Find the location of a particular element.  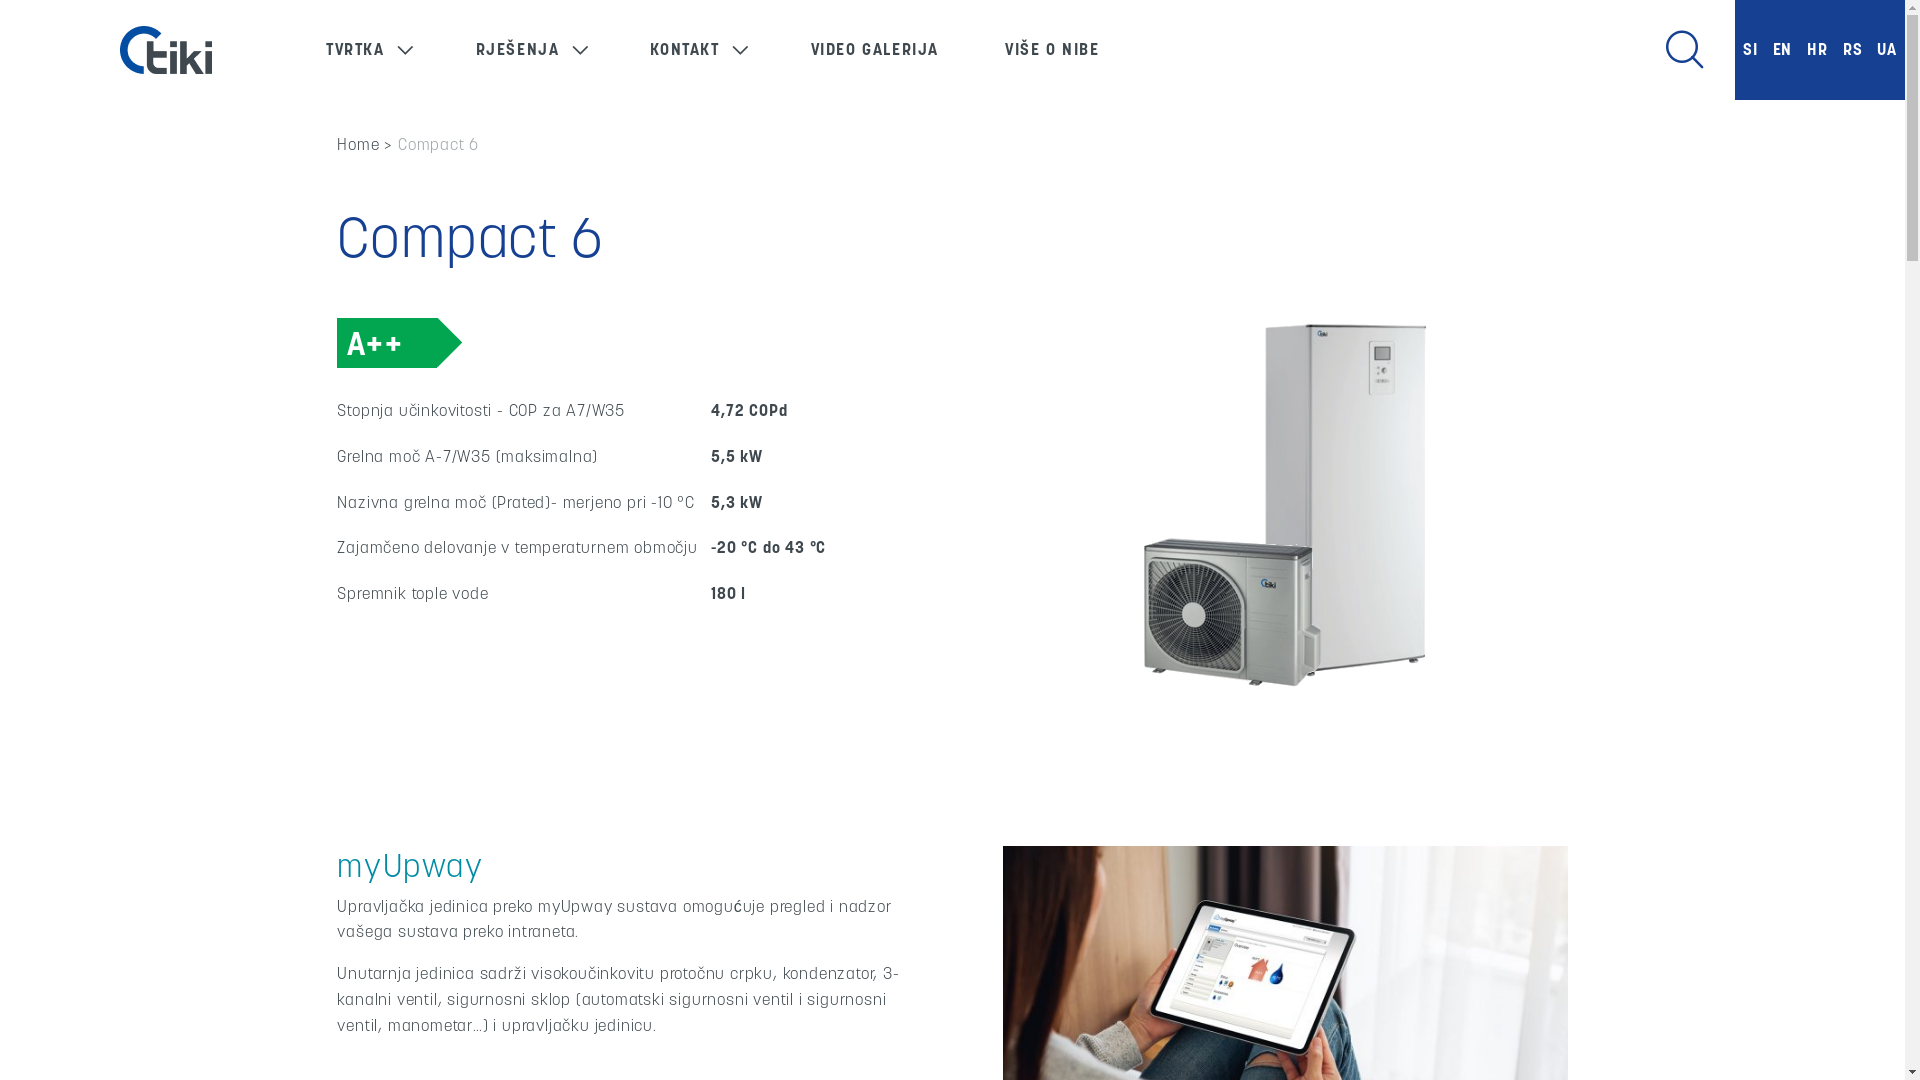

'VIDEO GALERIJA' is located at coordinates (802, 49).